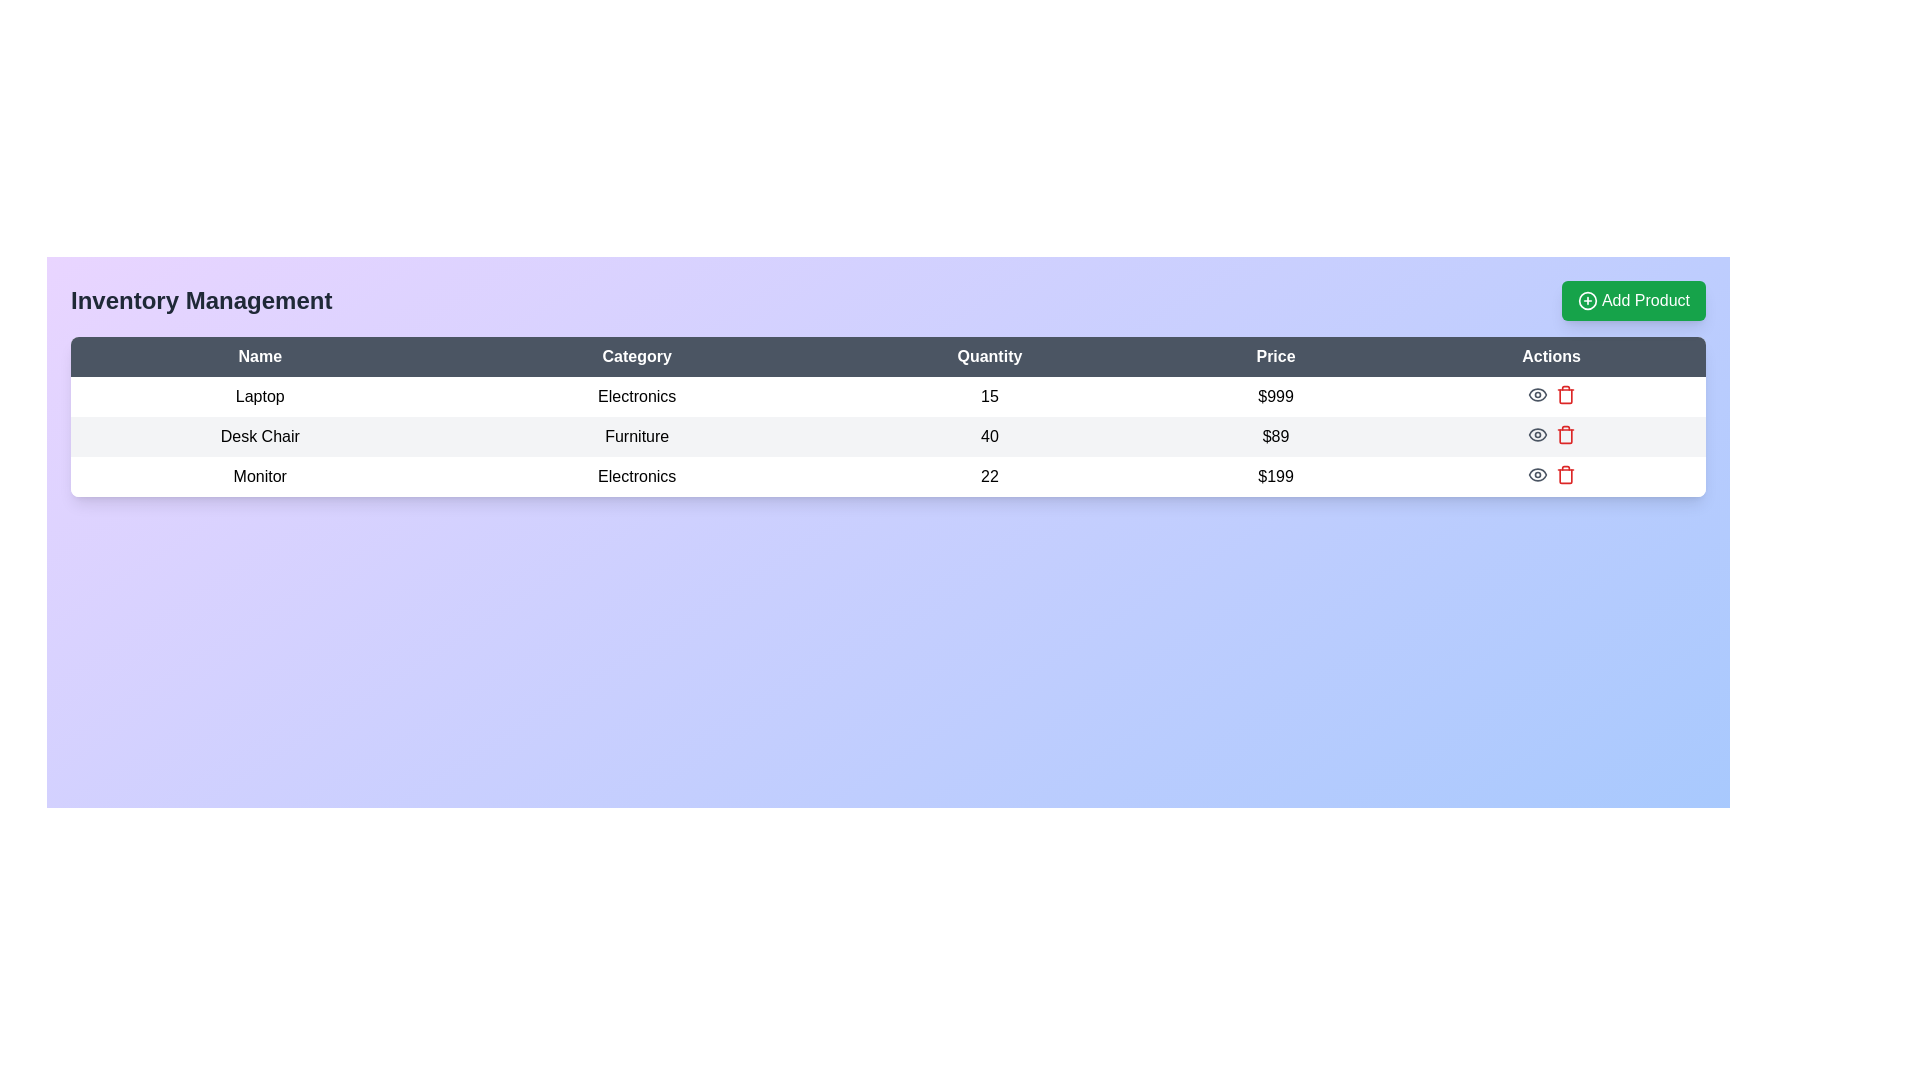 The height and width of the screenshot is (1080, 1920). I want to click on the gray eye icon in the icon group located in the rightmost column of the 'Desk Chair' entry in the table, so click(1550, 434).